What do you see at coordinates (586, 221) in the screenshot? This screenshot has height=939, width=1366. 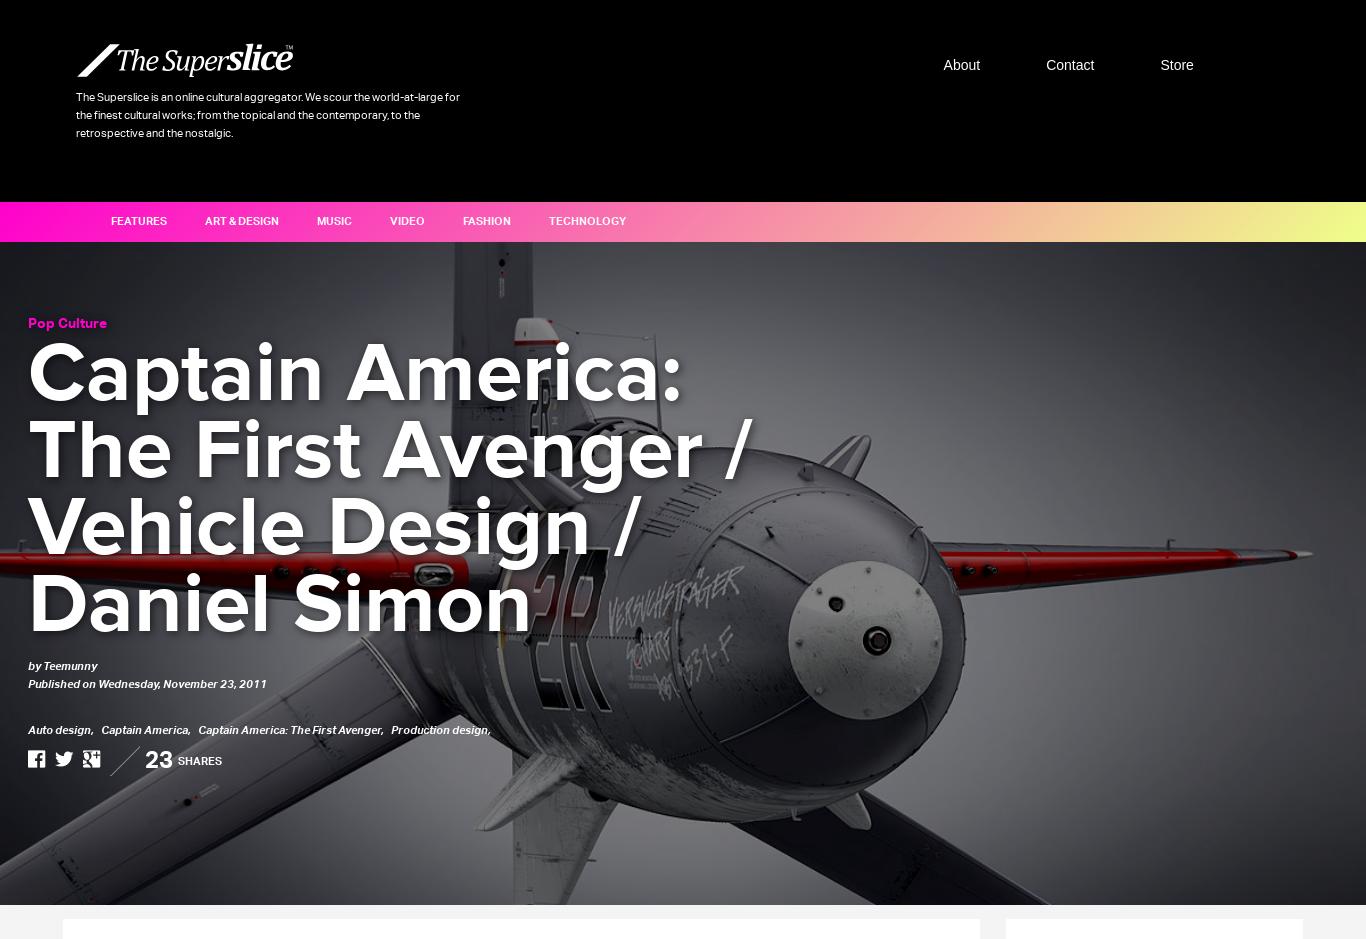 I see `'Technology'` at bounding box center [586, 221].